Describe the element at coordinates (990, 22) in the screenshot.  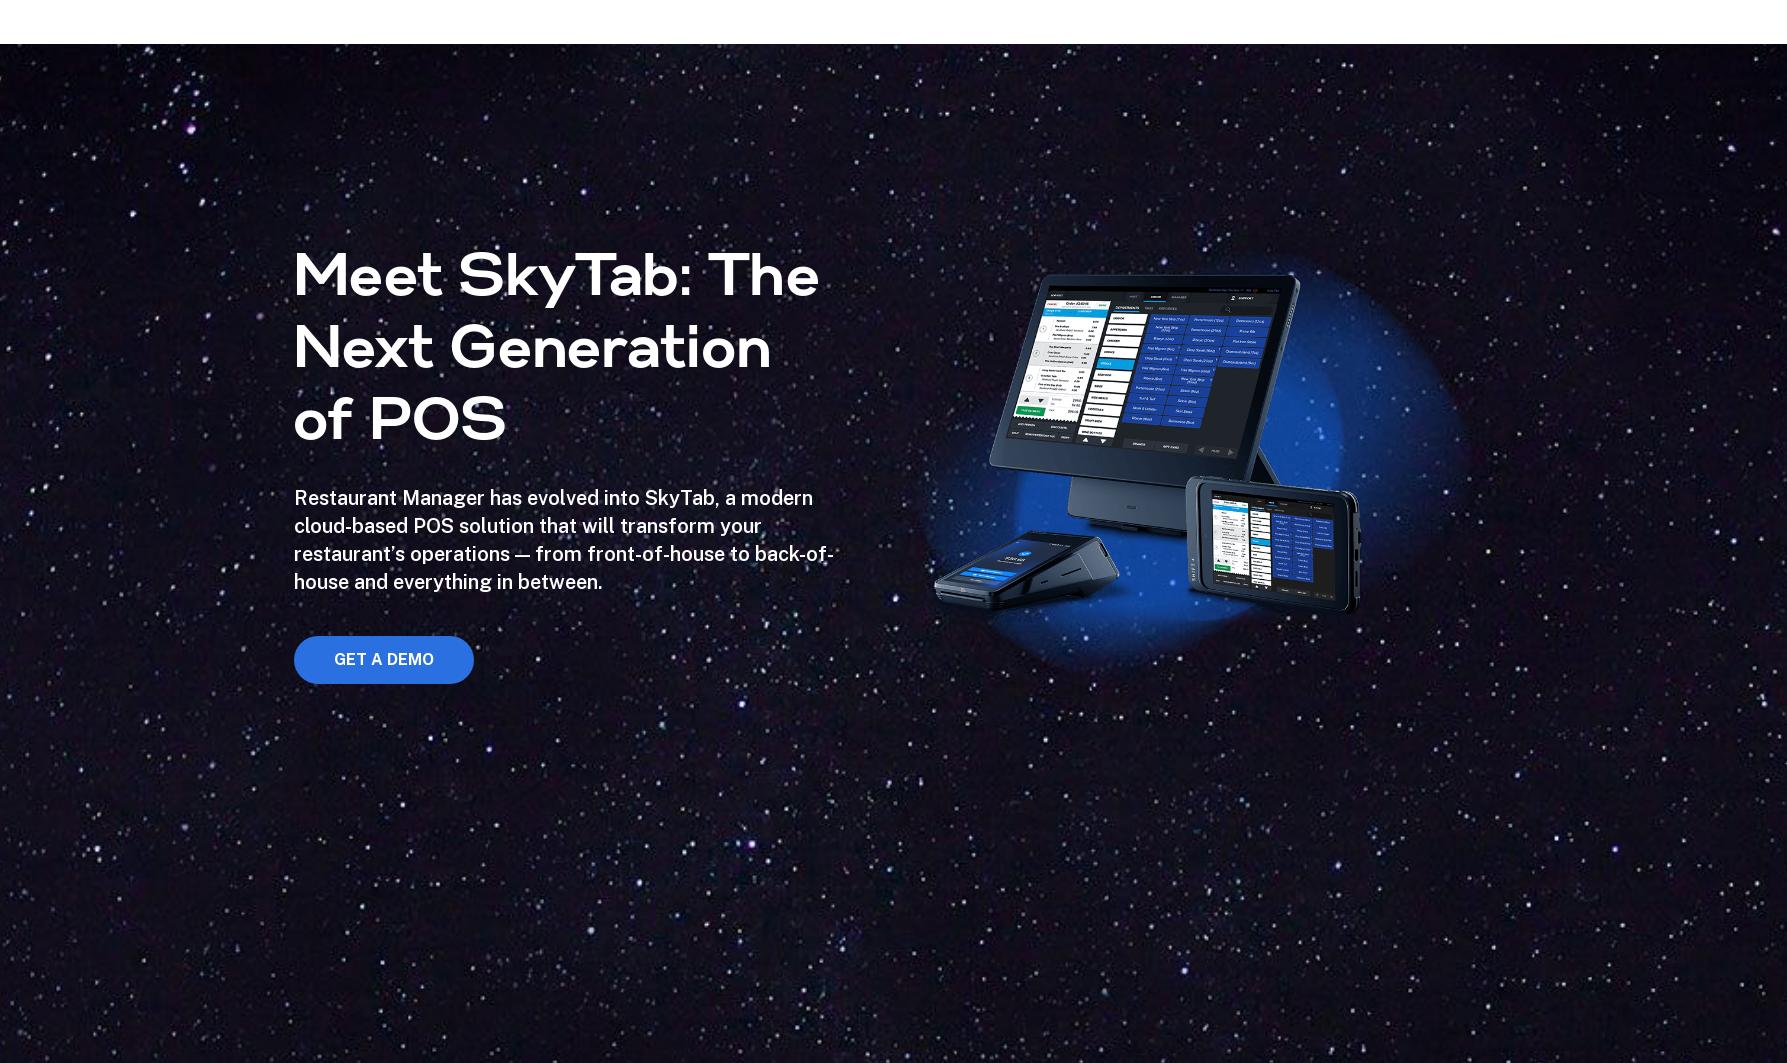
I see `'We've got your back'` at that location.